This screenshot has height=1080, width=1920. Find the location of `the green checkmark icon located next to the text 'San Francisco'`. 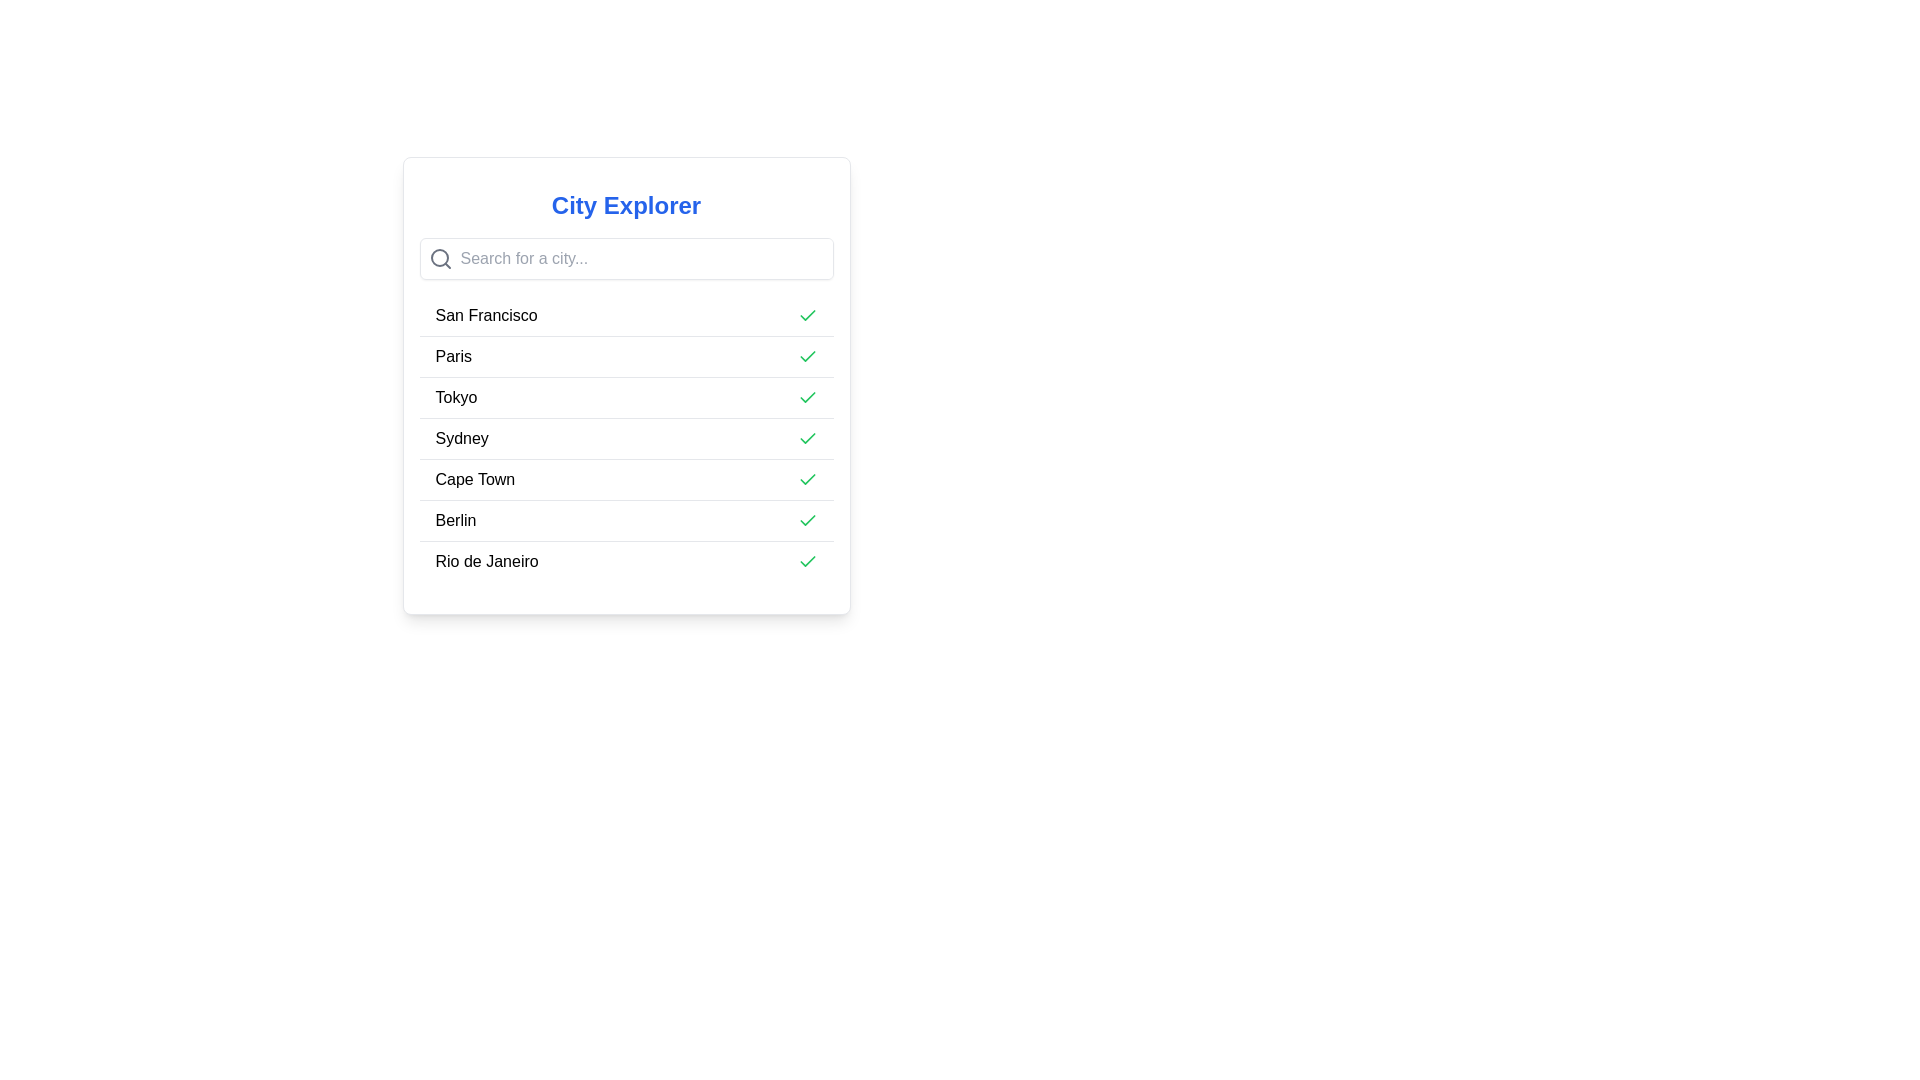

the green checkmark icon located next to the text 'San Francisco' is located at coordinates (807, 315).